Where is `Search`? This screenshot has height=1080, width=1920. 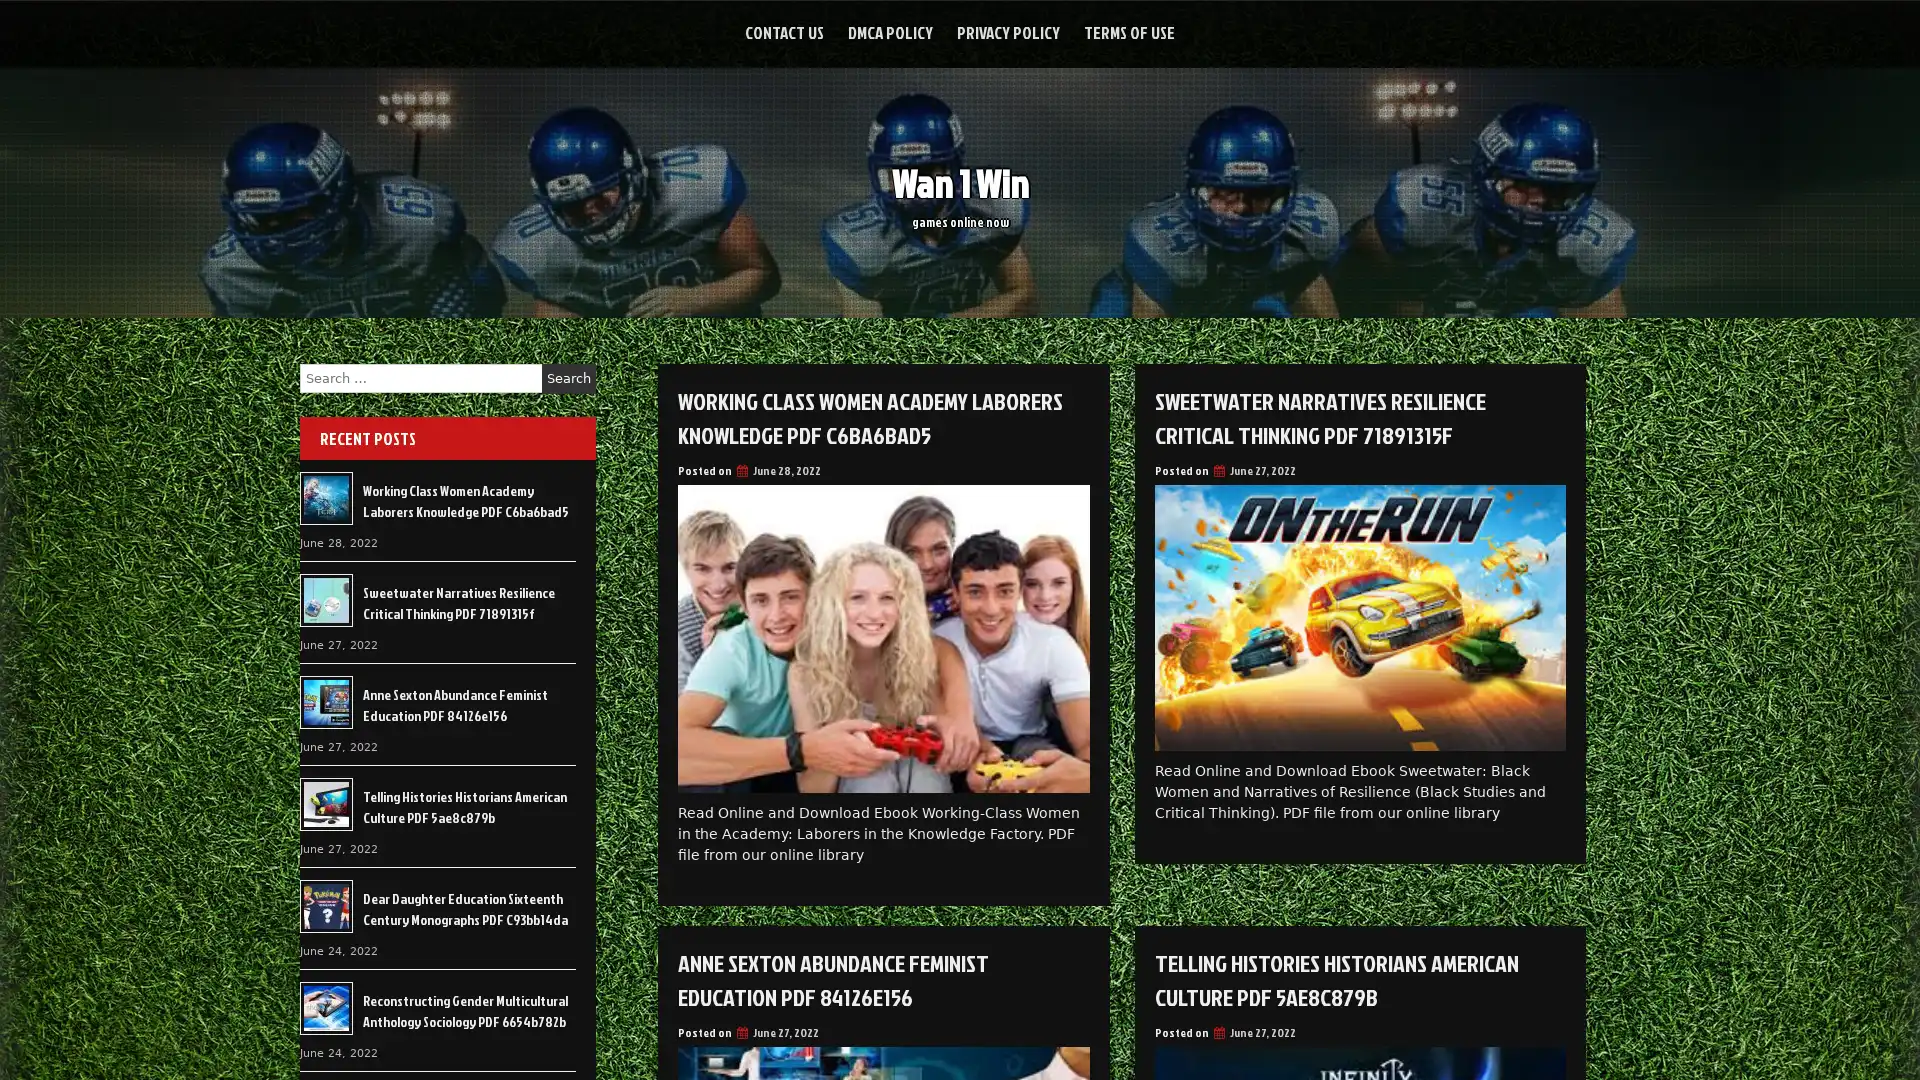
Search is located at coordinates (568, 378).